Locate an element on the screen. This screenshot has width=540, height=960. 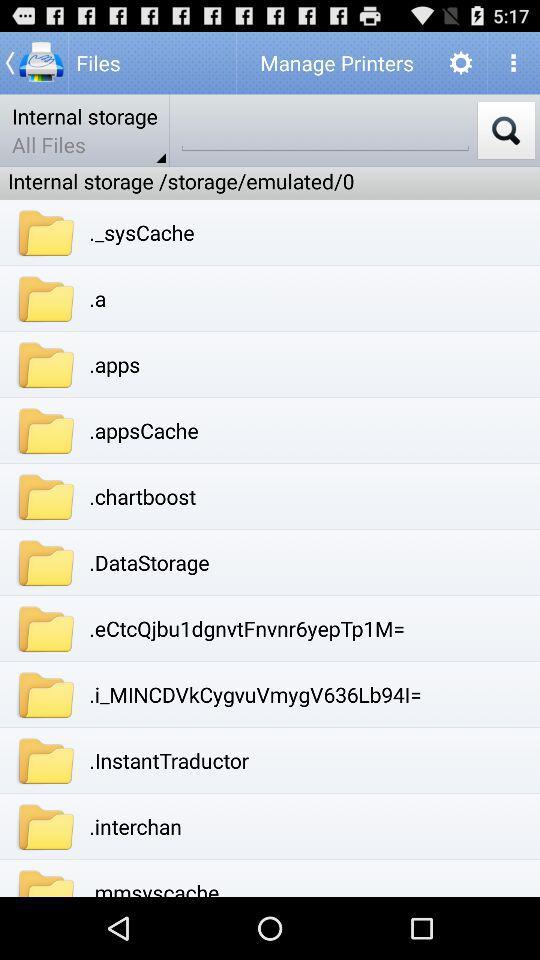
._syscache app is located at coordinates (140, 232).